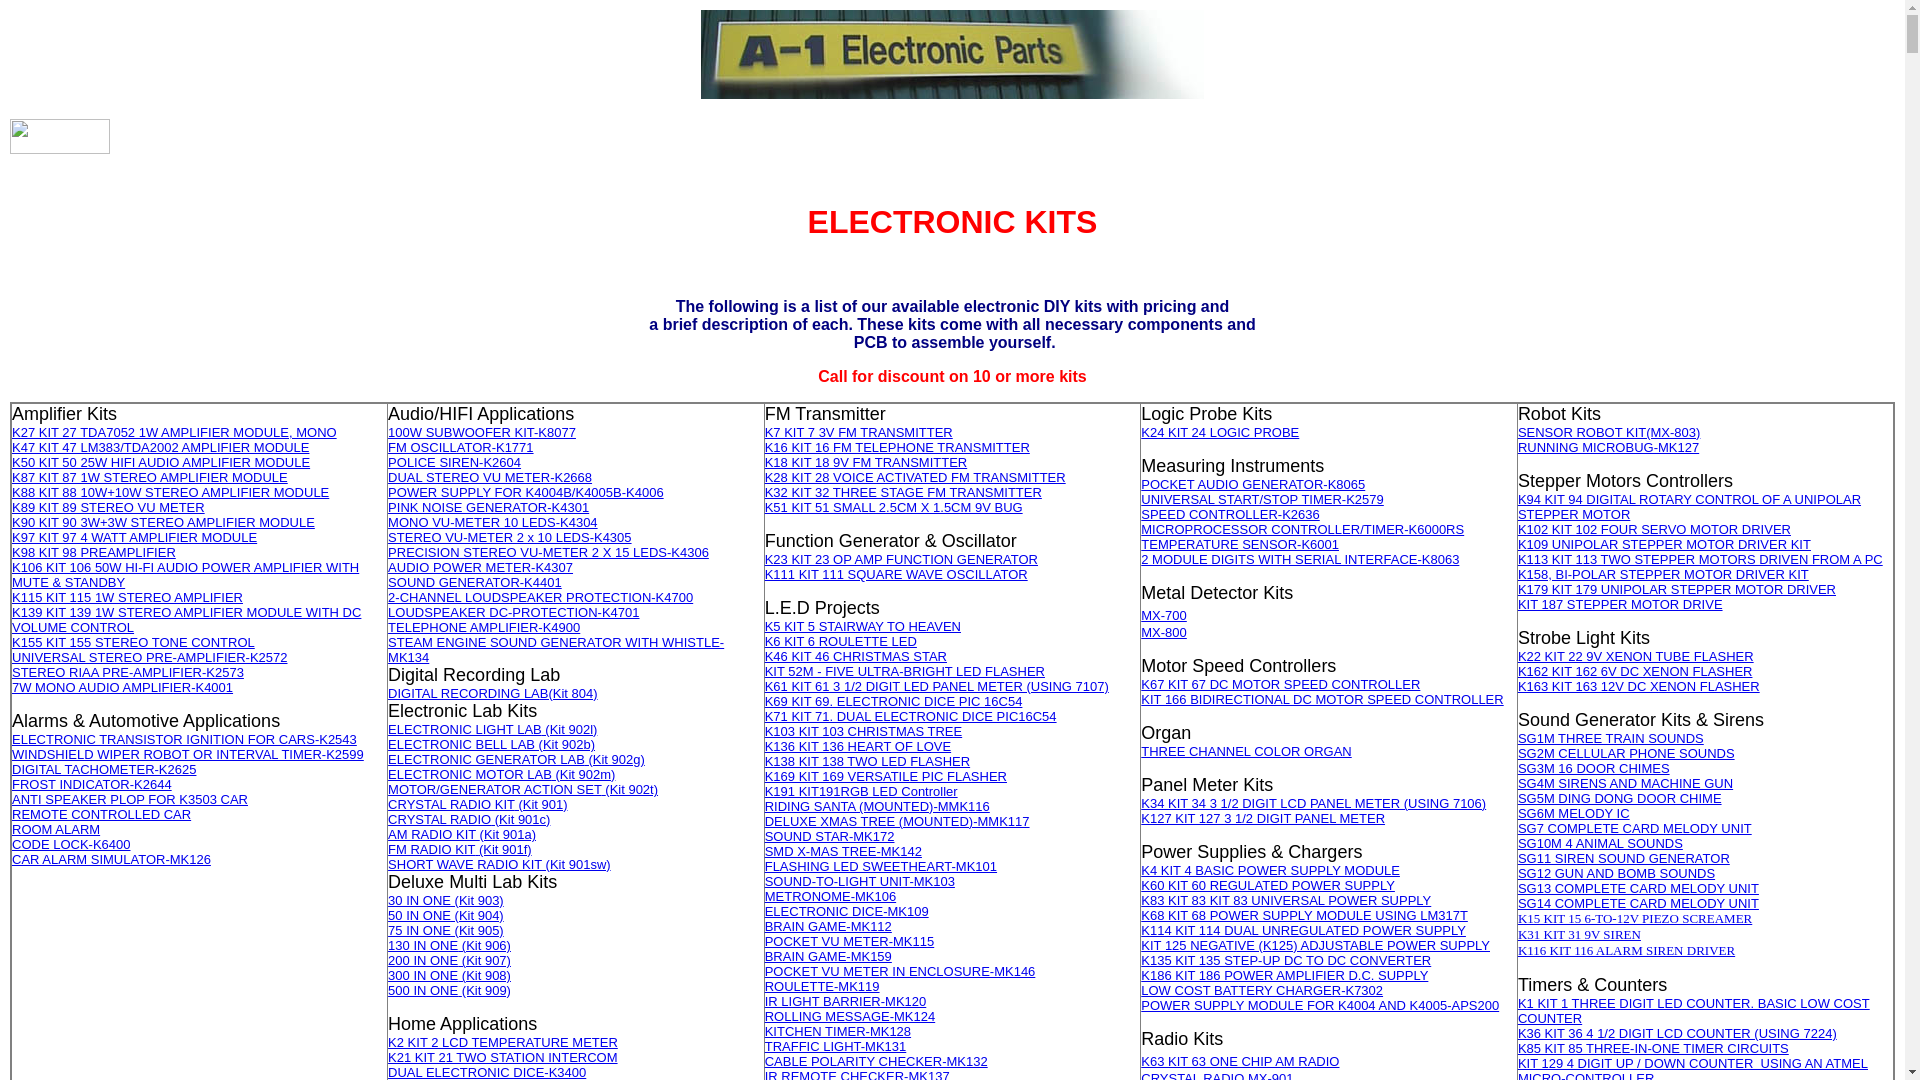 This screenshot has height=1080, width=1920. Describe the element at coordinates (12, 844) in the screenshot. I see `'CODE LOCK-K6400'` at that location.